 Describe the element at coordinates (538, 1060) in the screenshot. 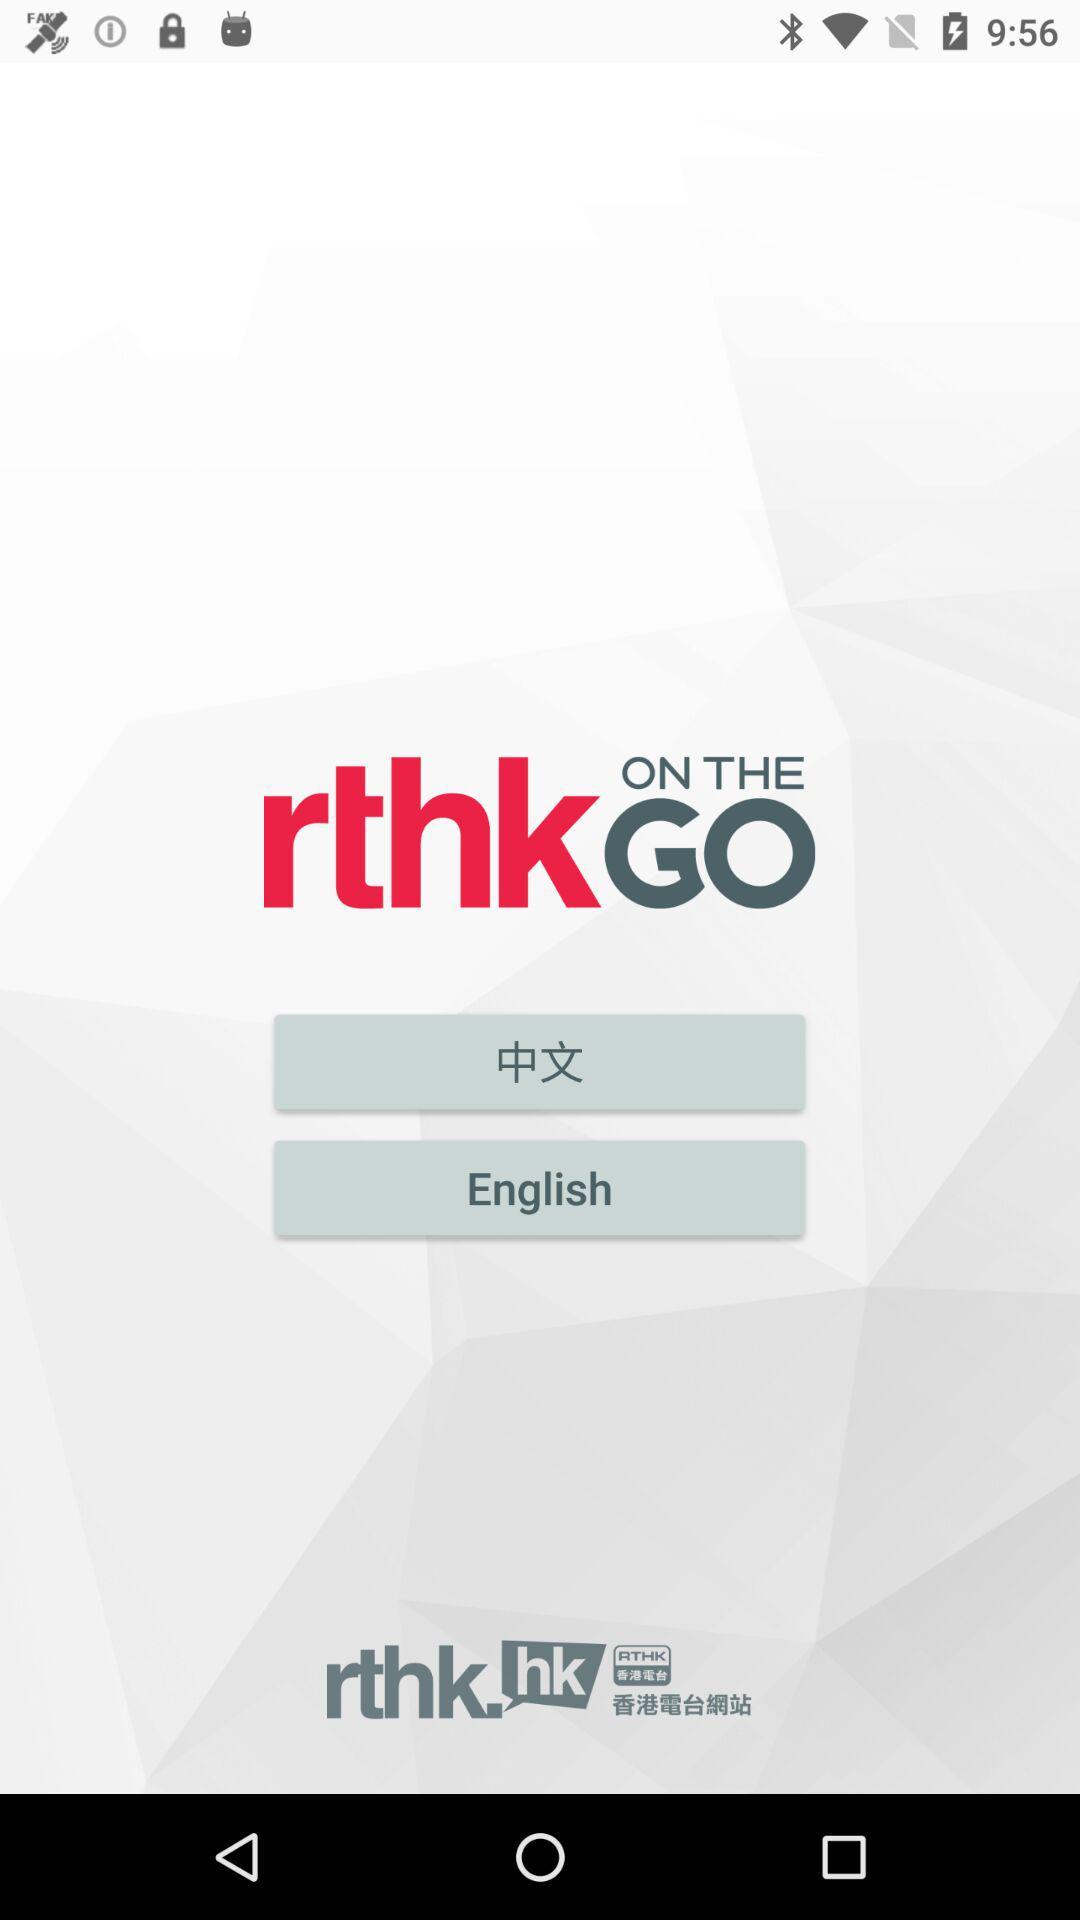

I see `the icon above english item` at that location.